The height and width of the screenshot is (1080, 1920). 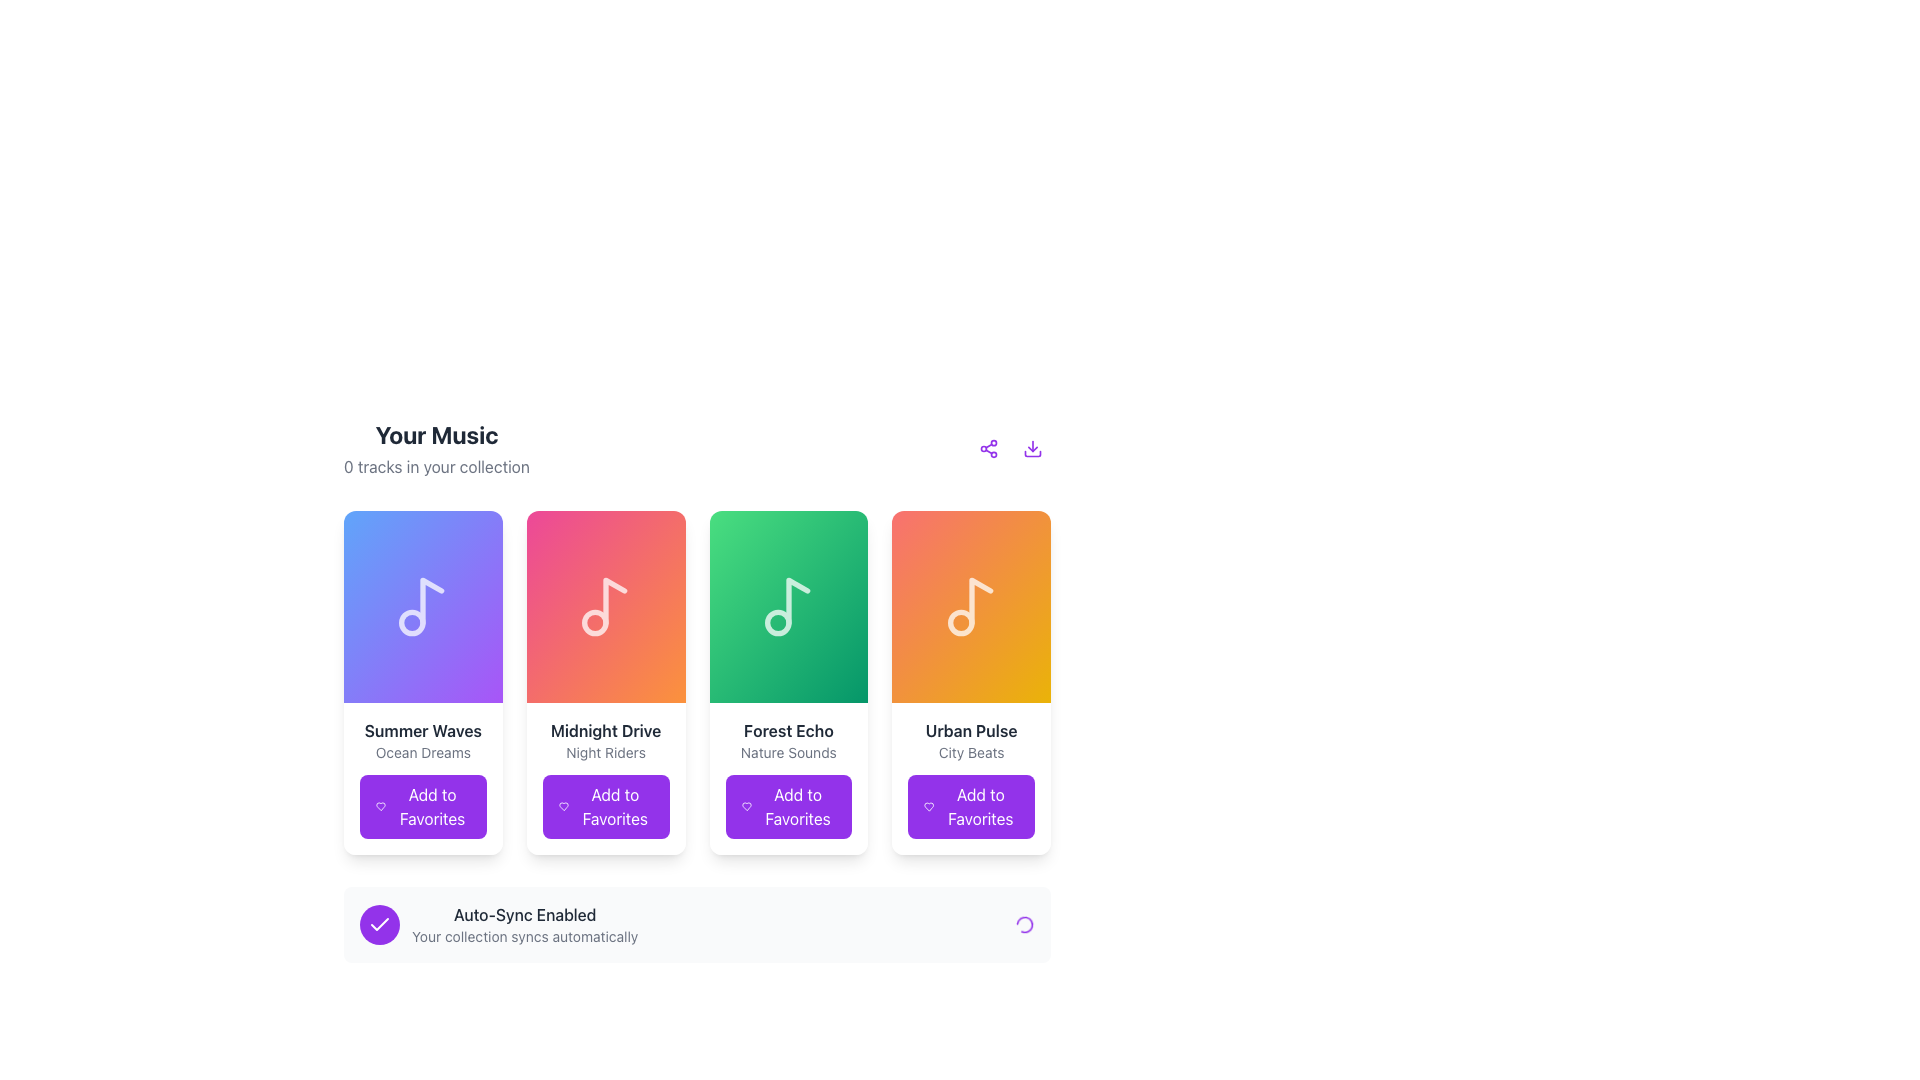 I want to click on the circular decorative element located centrally within the first card of the card list, just above the text 'Summer Waves', so click(x=411, y=622).